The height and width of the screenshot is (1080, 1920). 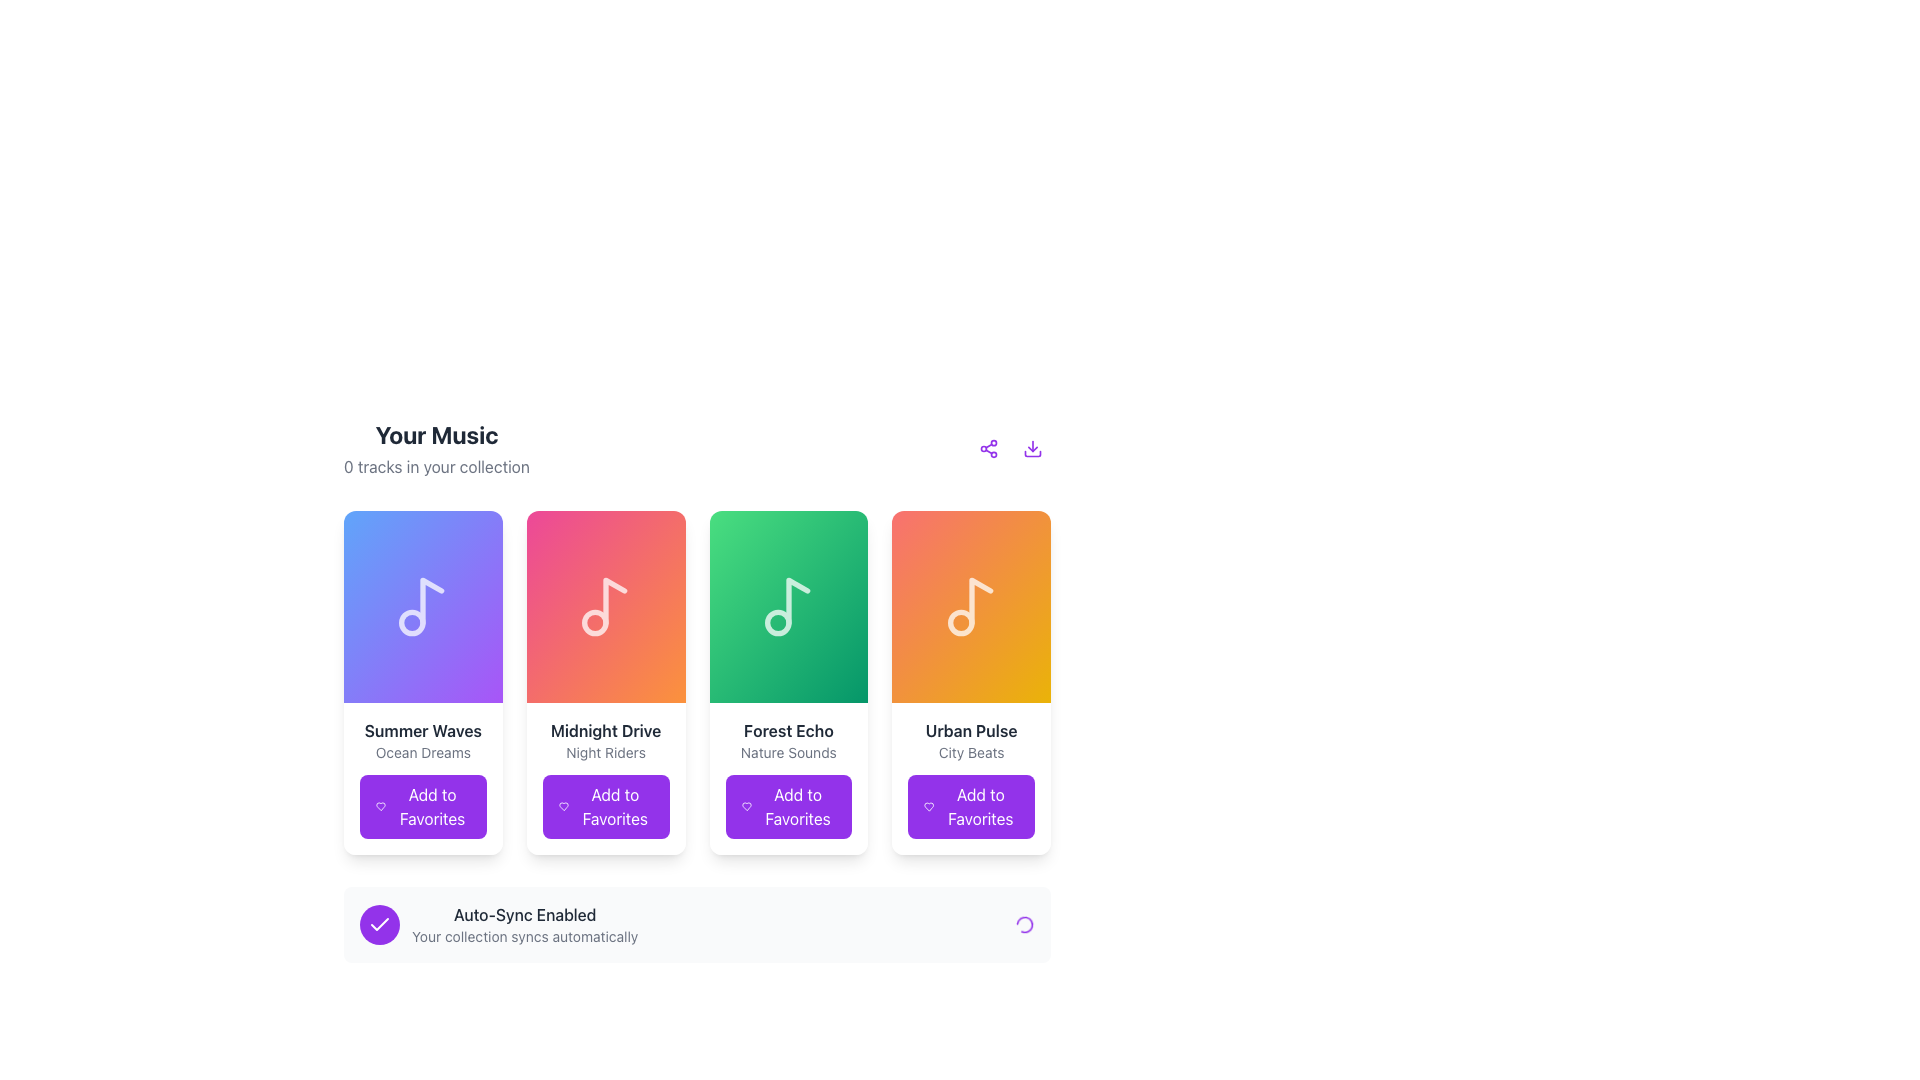 I want to click on the circular decorative element located centrally within the first card of the card list, just above the text 'Summer Waves', so click(x=411, y=622).